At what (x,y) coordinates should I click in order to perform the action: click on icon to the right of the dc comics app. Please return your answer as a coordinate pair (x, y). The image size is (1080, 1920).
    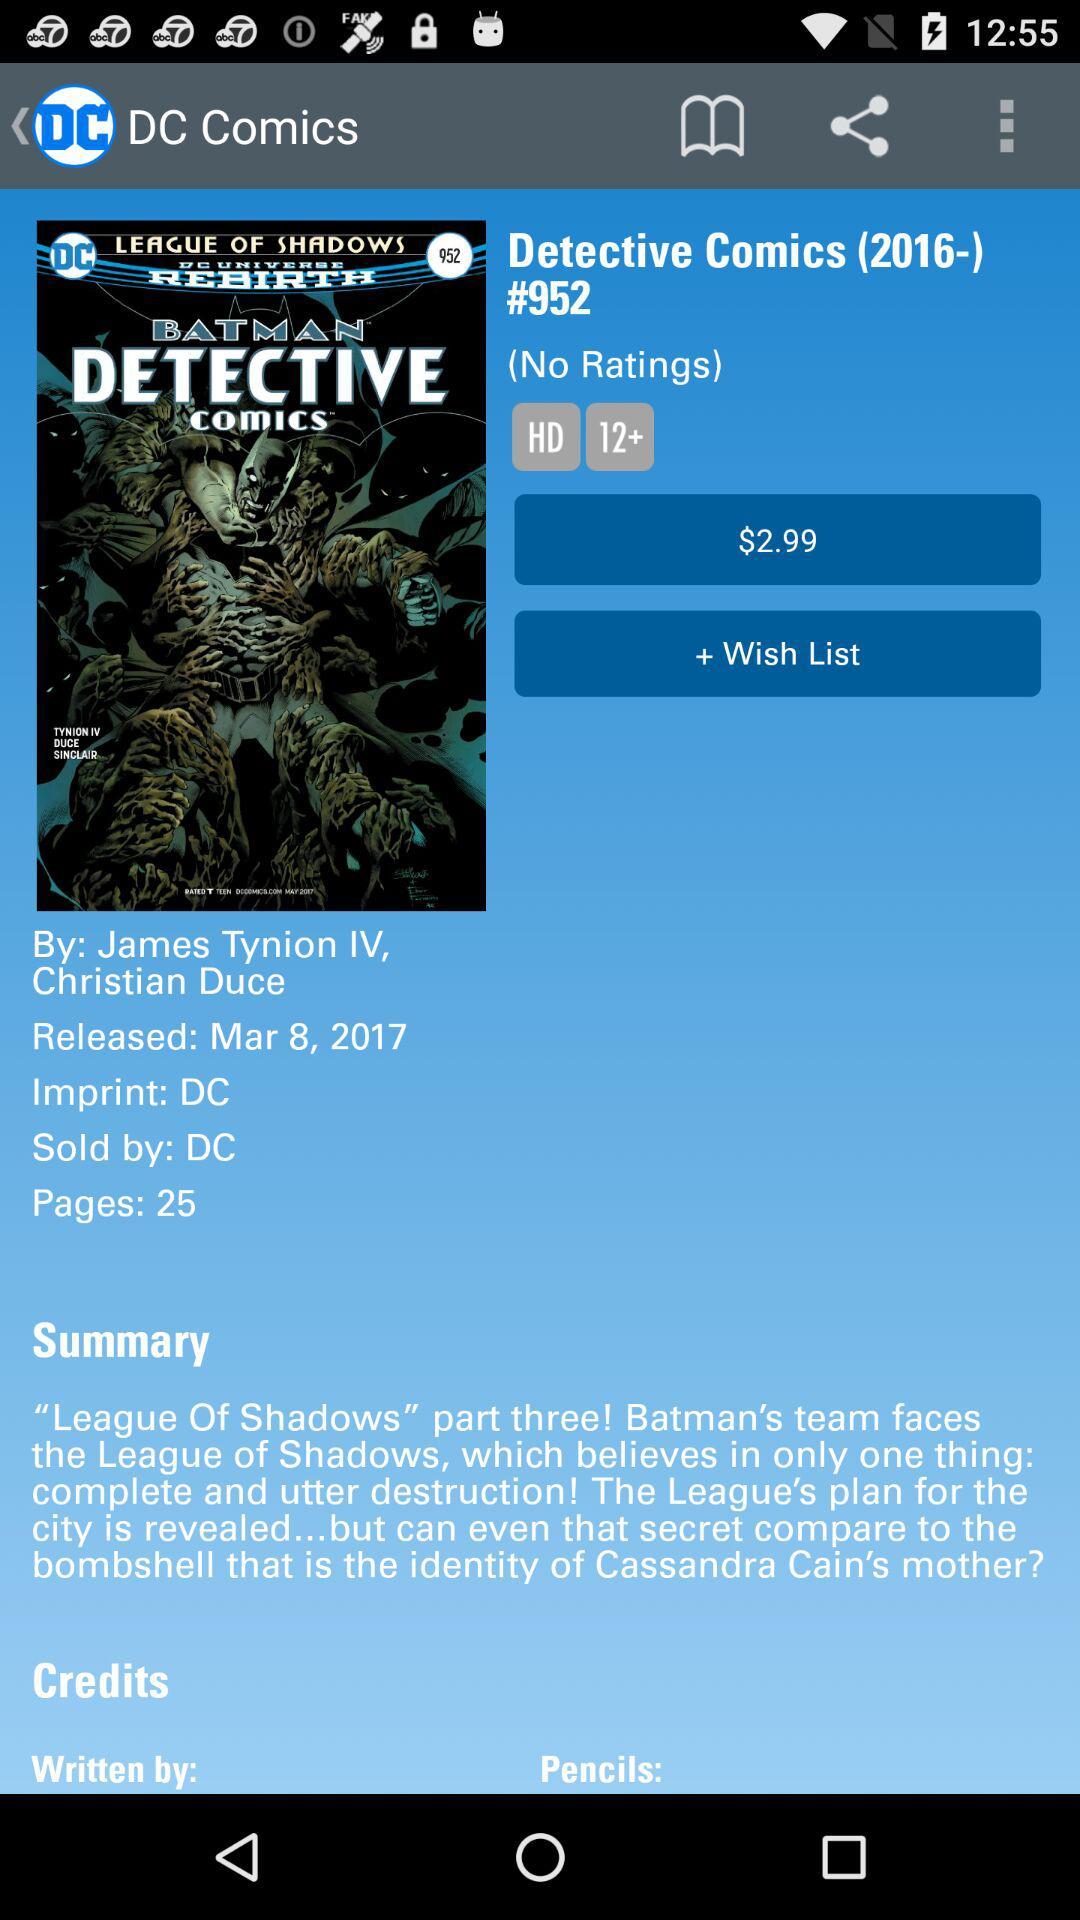
    Looking at the image, I should click on (711, 124).